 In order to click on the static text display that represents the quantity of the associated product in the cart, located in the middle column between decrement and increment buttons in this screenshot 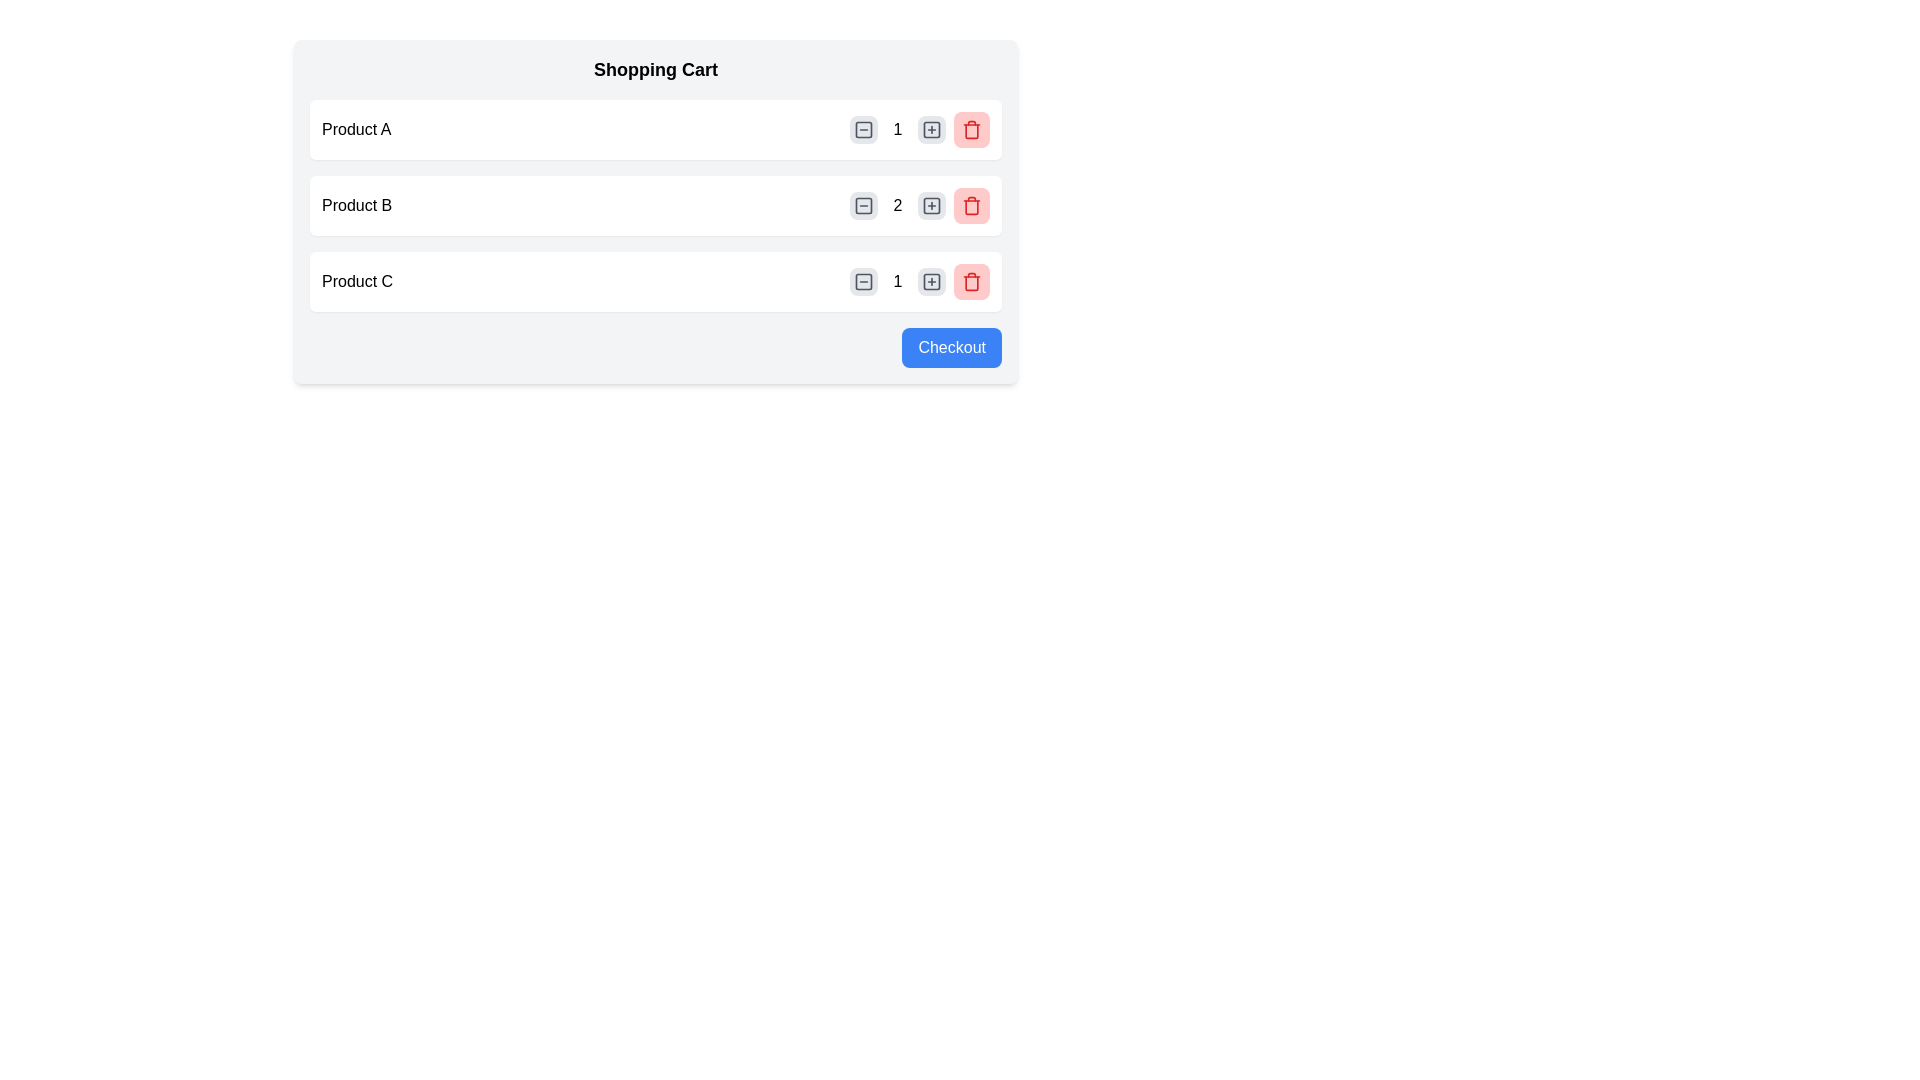, I will do `click(896, 205)`.